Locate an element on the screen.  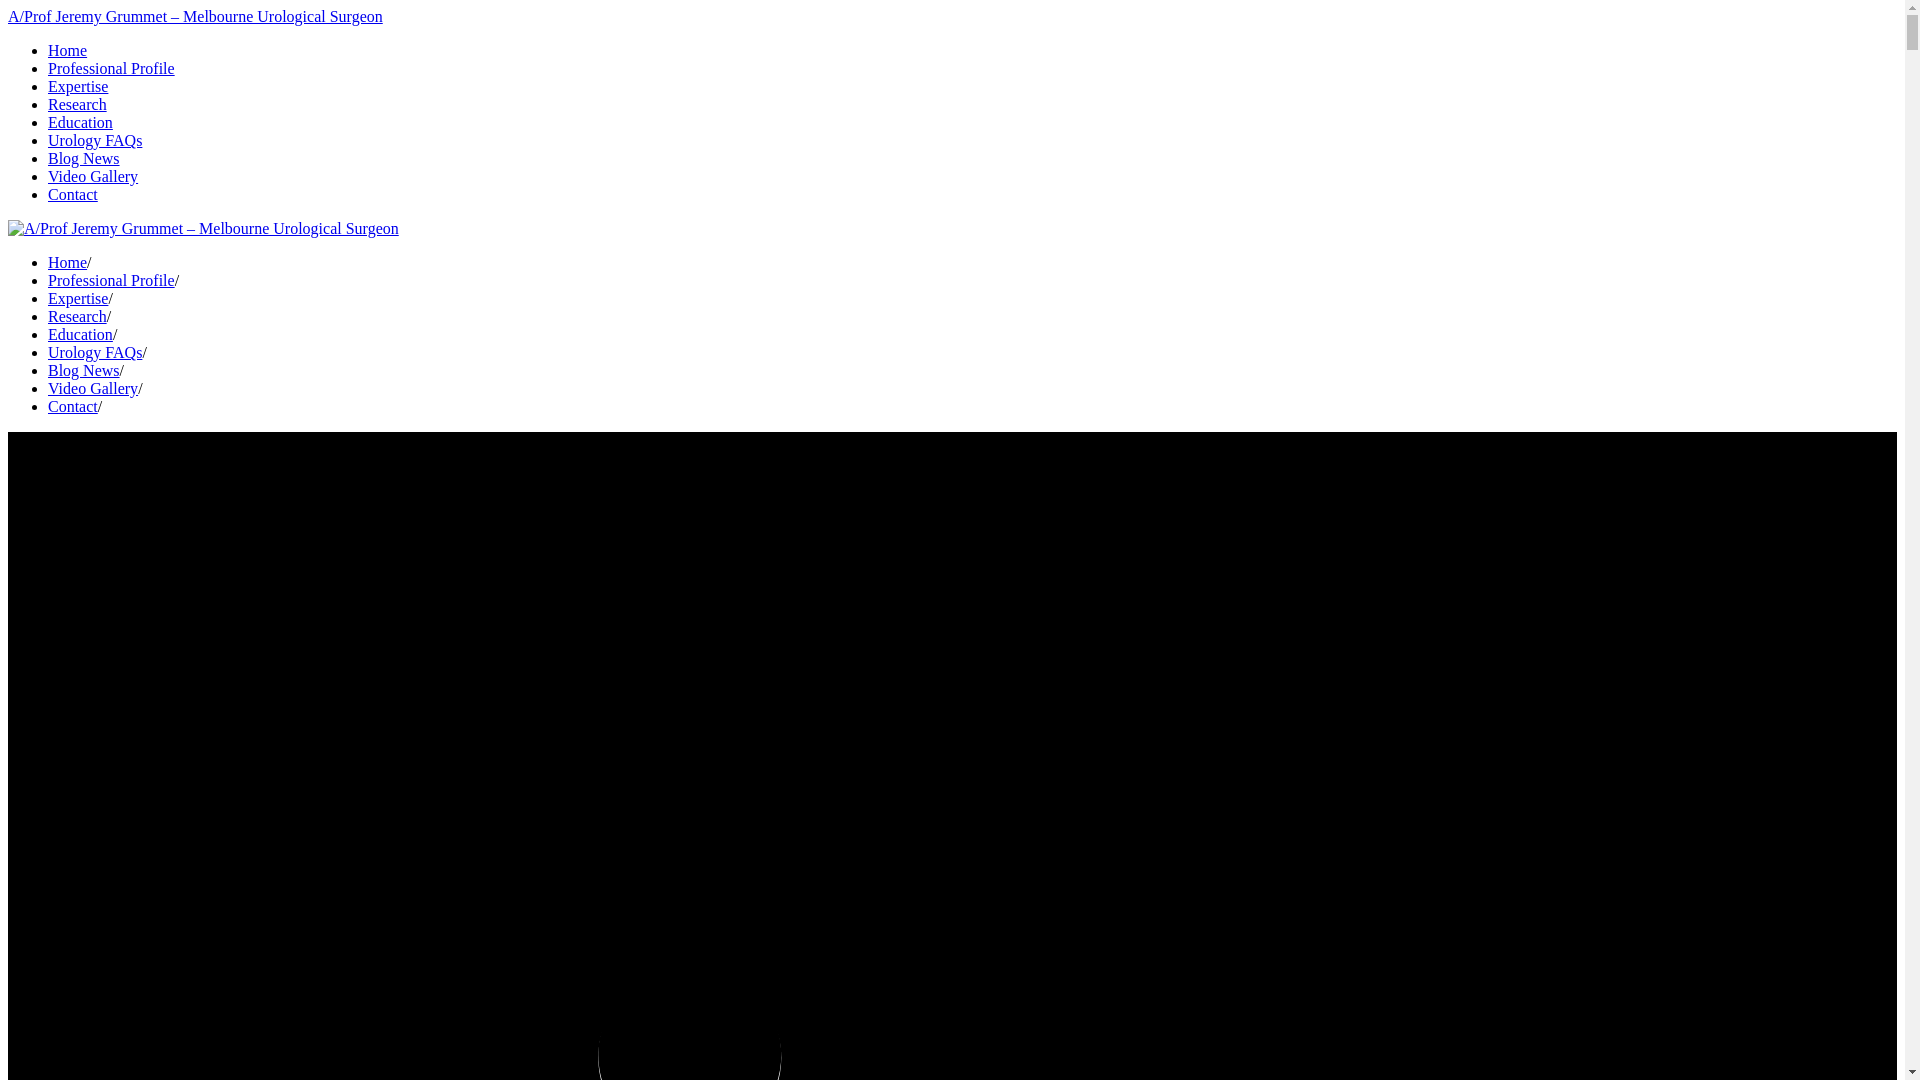
'Contact' is located at coordinates (72, 194).